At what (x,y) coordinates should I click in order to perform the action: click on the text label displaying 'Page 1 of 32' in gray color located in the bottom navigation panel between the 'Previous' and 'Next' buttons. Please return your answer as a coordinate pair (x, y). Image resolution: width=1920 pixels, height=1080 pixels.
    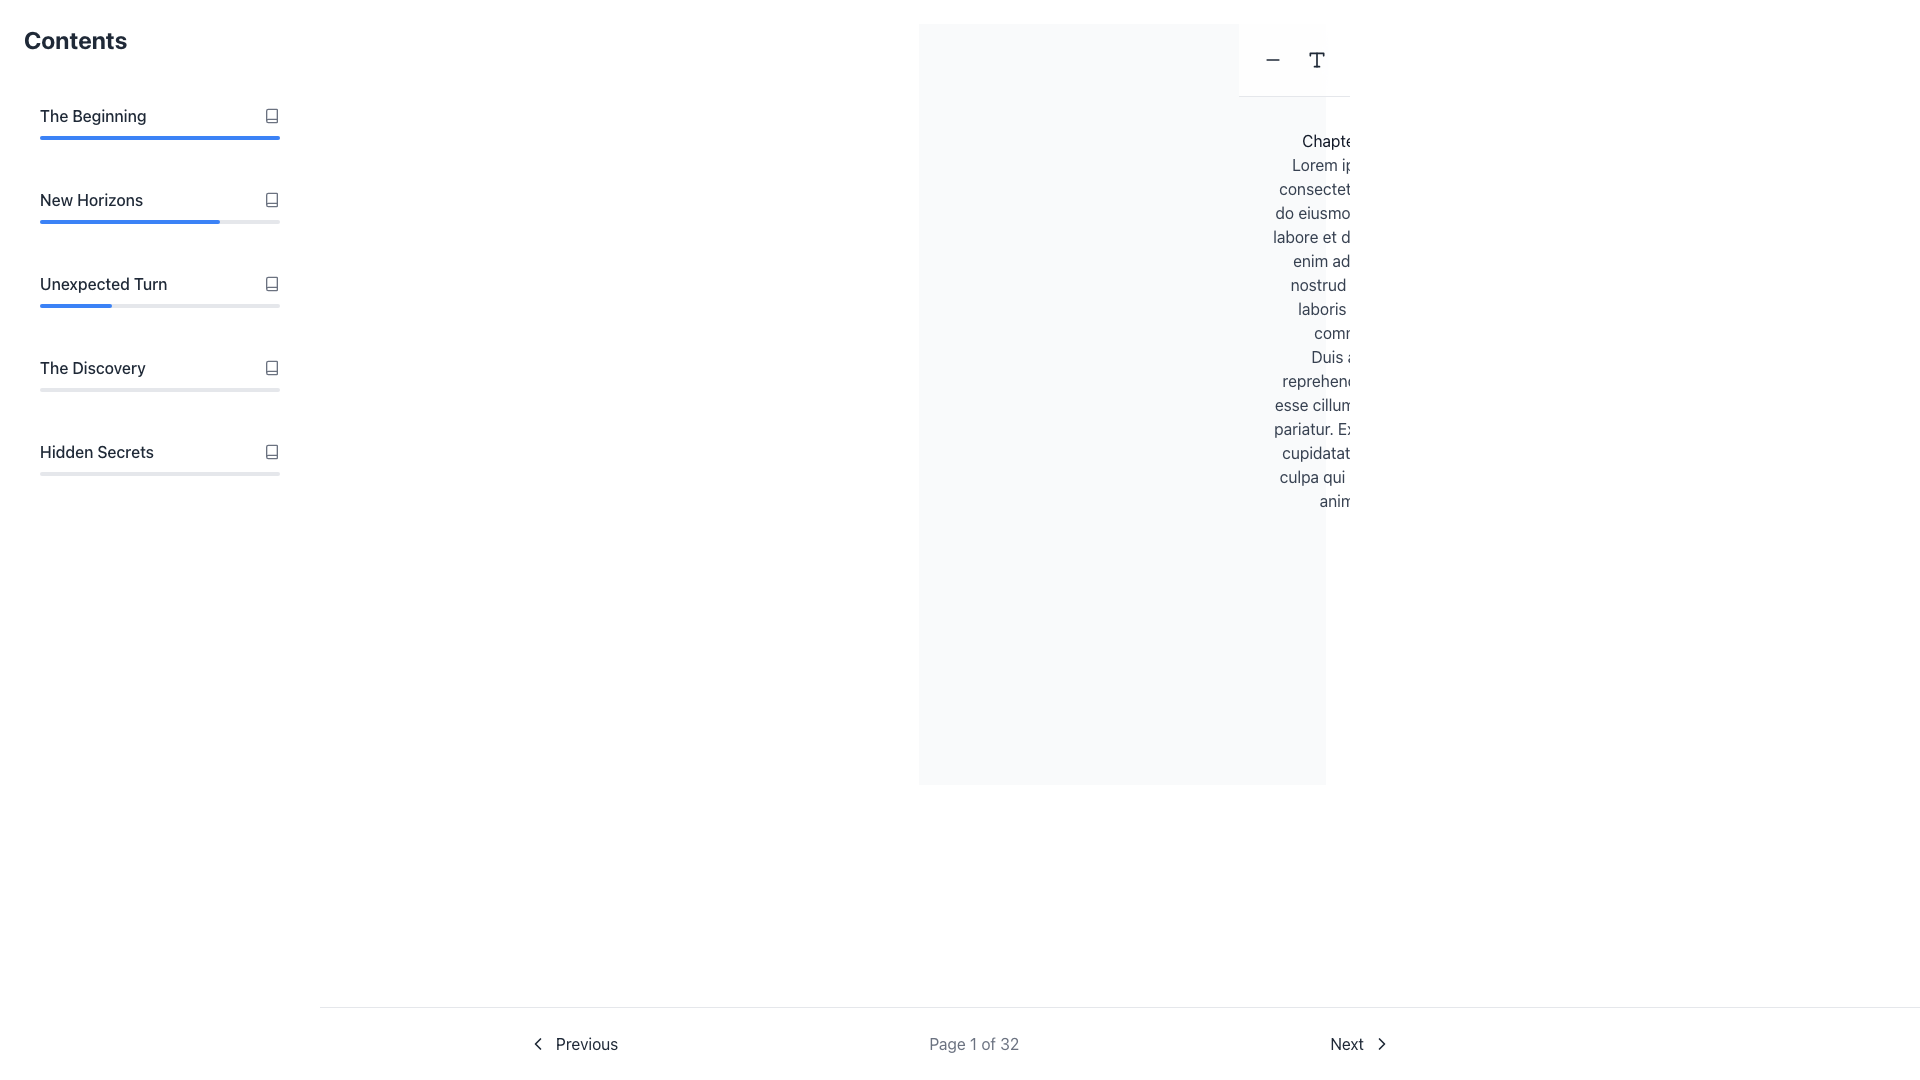
    Looking at the image, I should click on (974, 1043).